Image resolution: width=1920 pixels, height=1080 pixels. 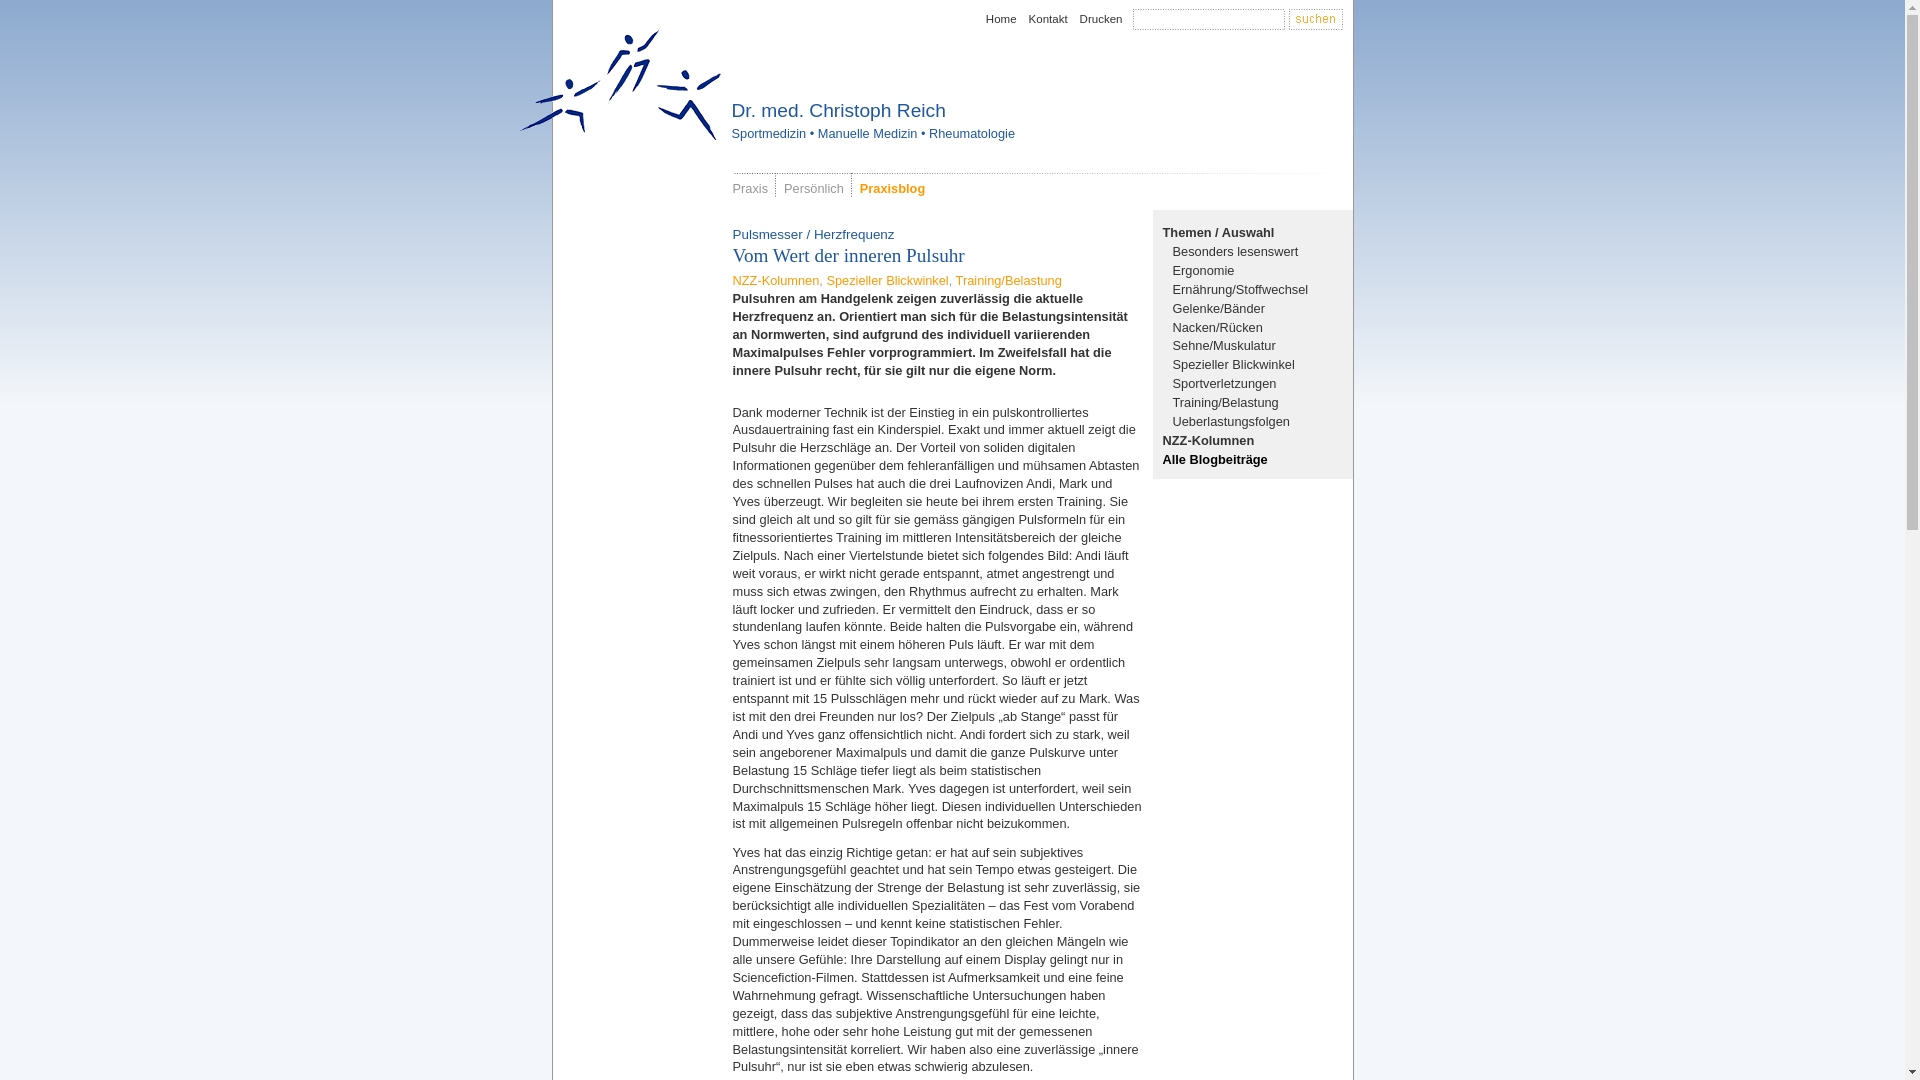 What do you see at coordinates (1232, 364) in the screenshot?
I see `'Spezieller Blickwinkel'` at bounding box center [1232, 364].